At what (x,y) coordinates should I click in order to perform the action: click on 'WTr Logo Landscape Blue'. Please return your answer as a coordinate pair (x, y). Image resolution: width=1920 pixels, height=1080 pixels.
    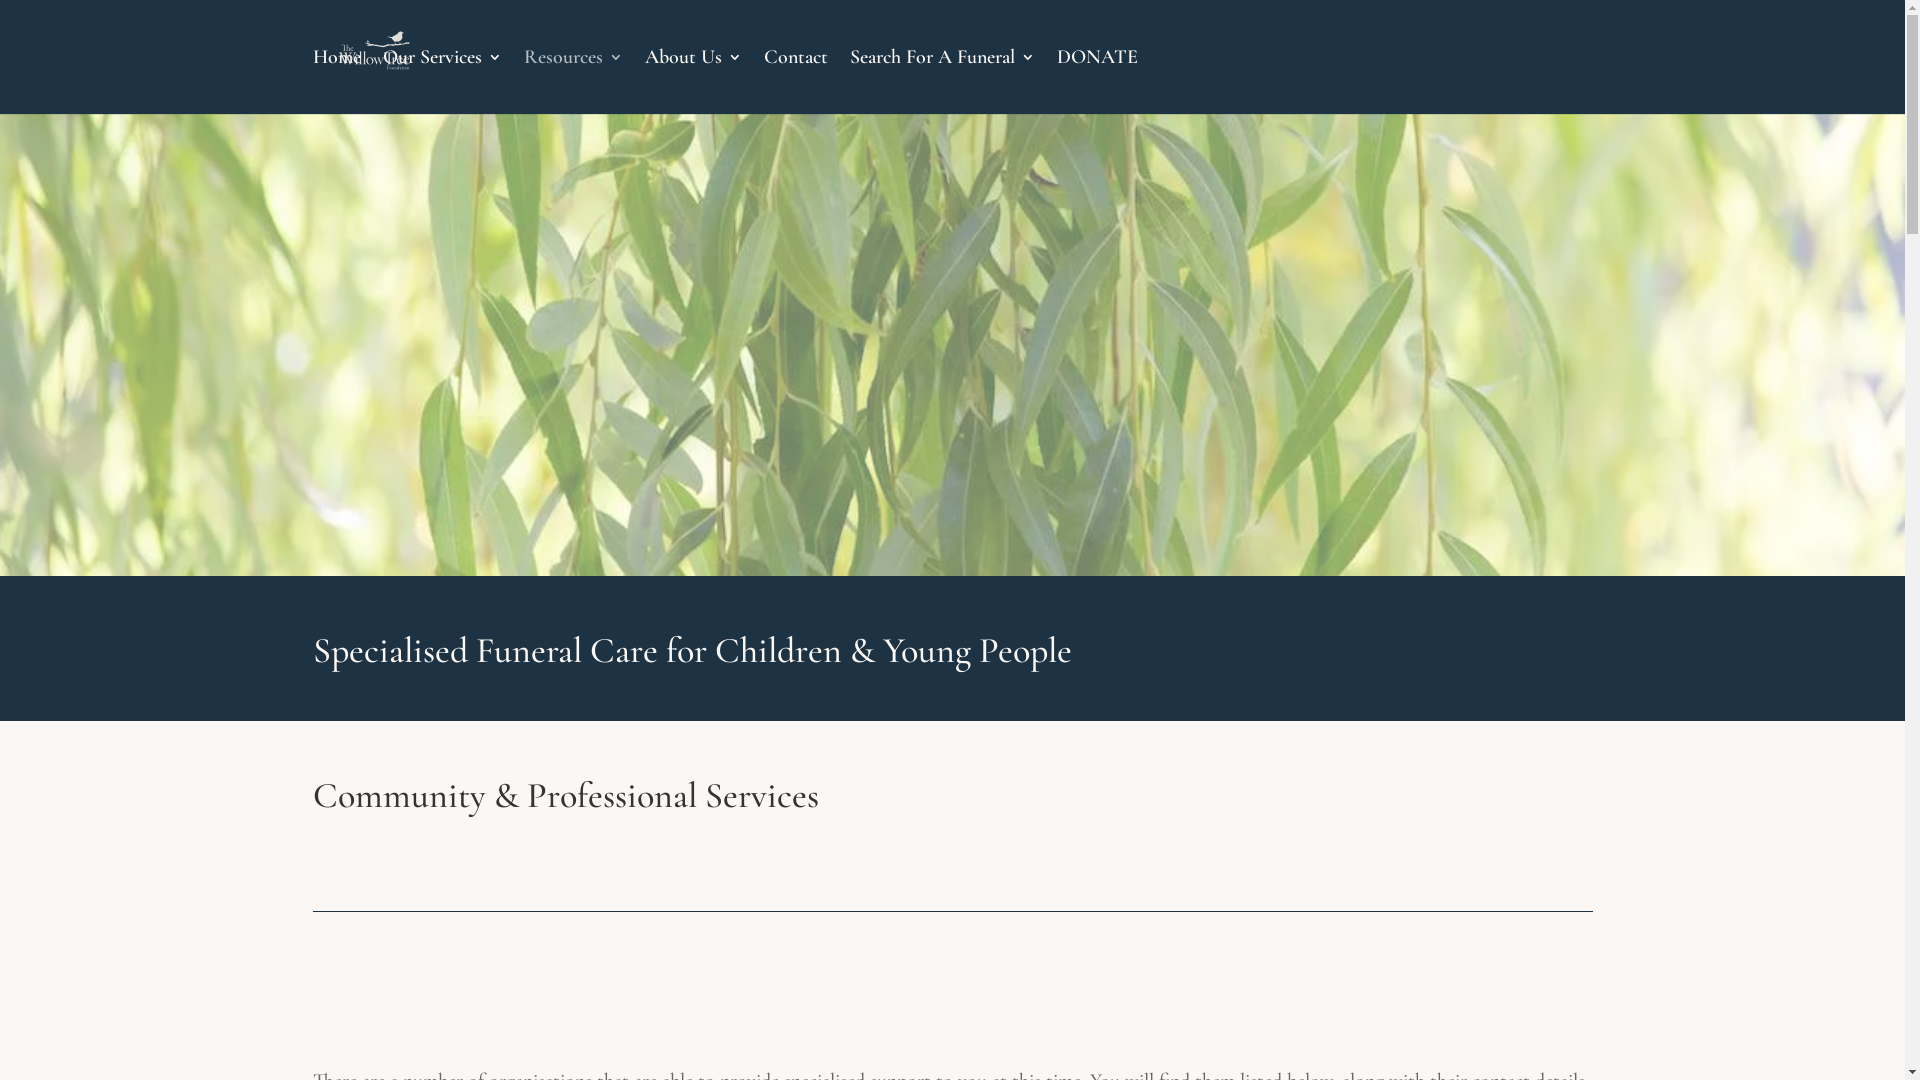
    Looking at the image, I should click on (951, 378).